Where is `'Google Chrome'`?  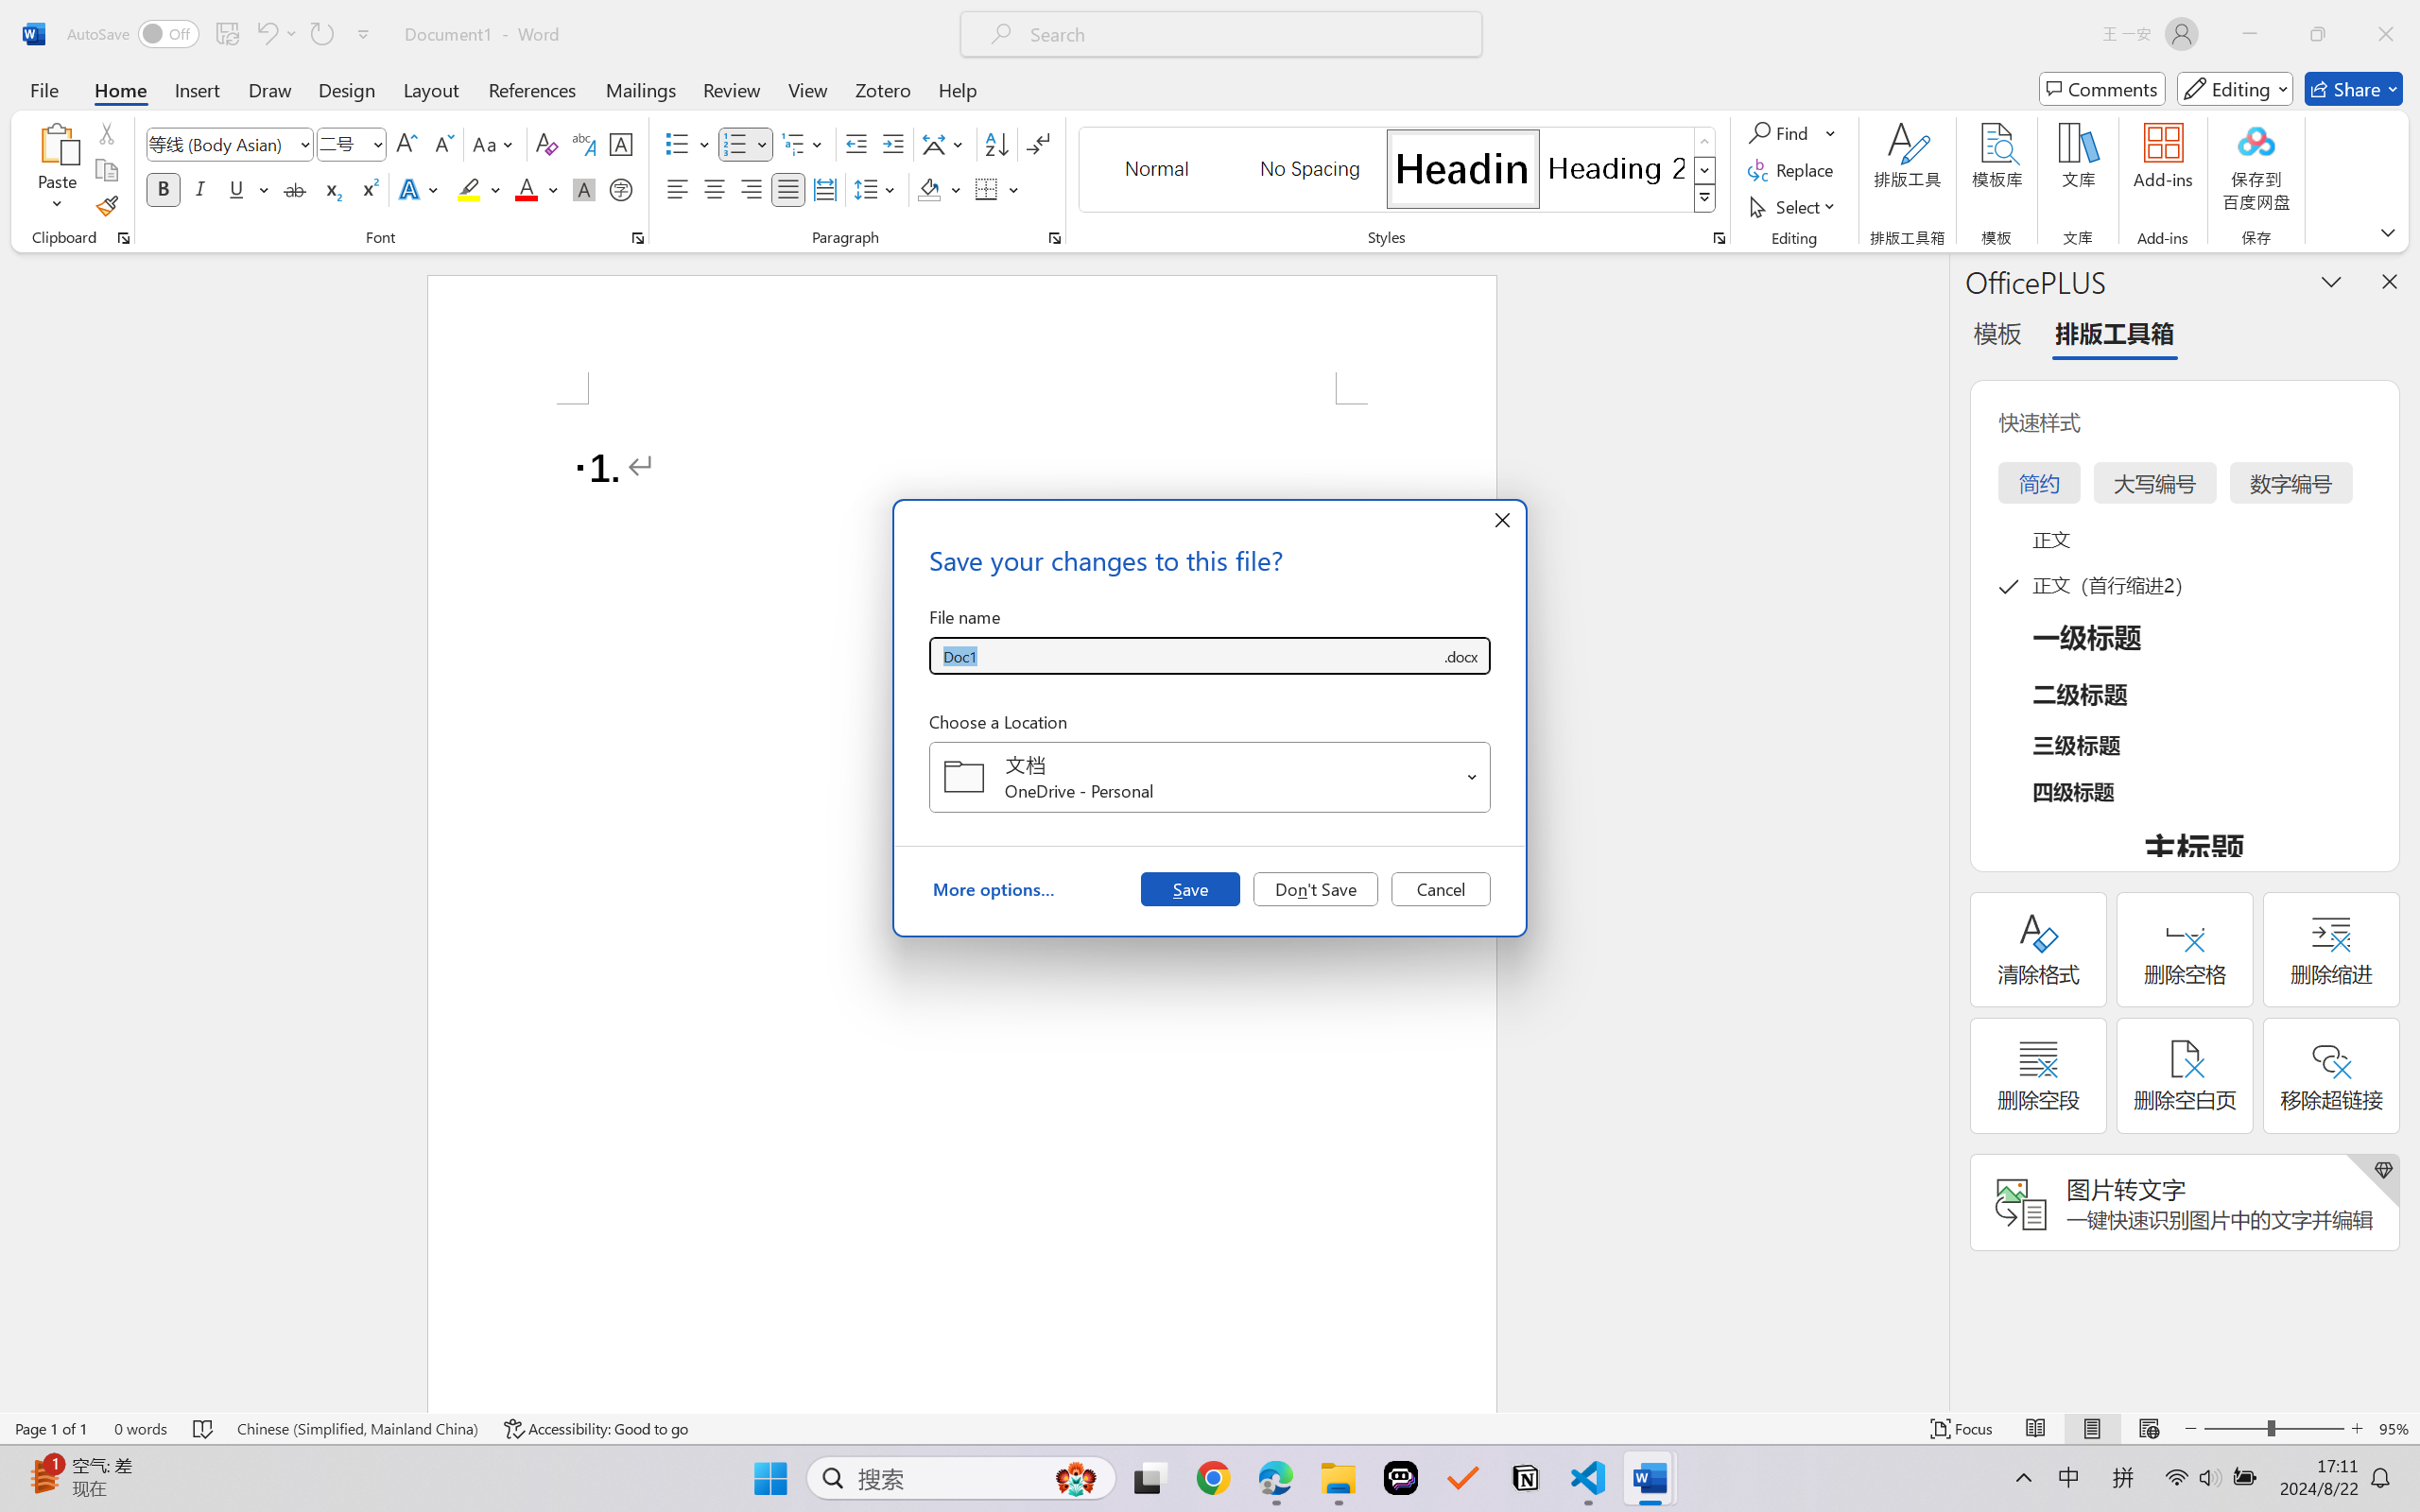
'Google Chrome' is located at coordinates (1213, 1478).